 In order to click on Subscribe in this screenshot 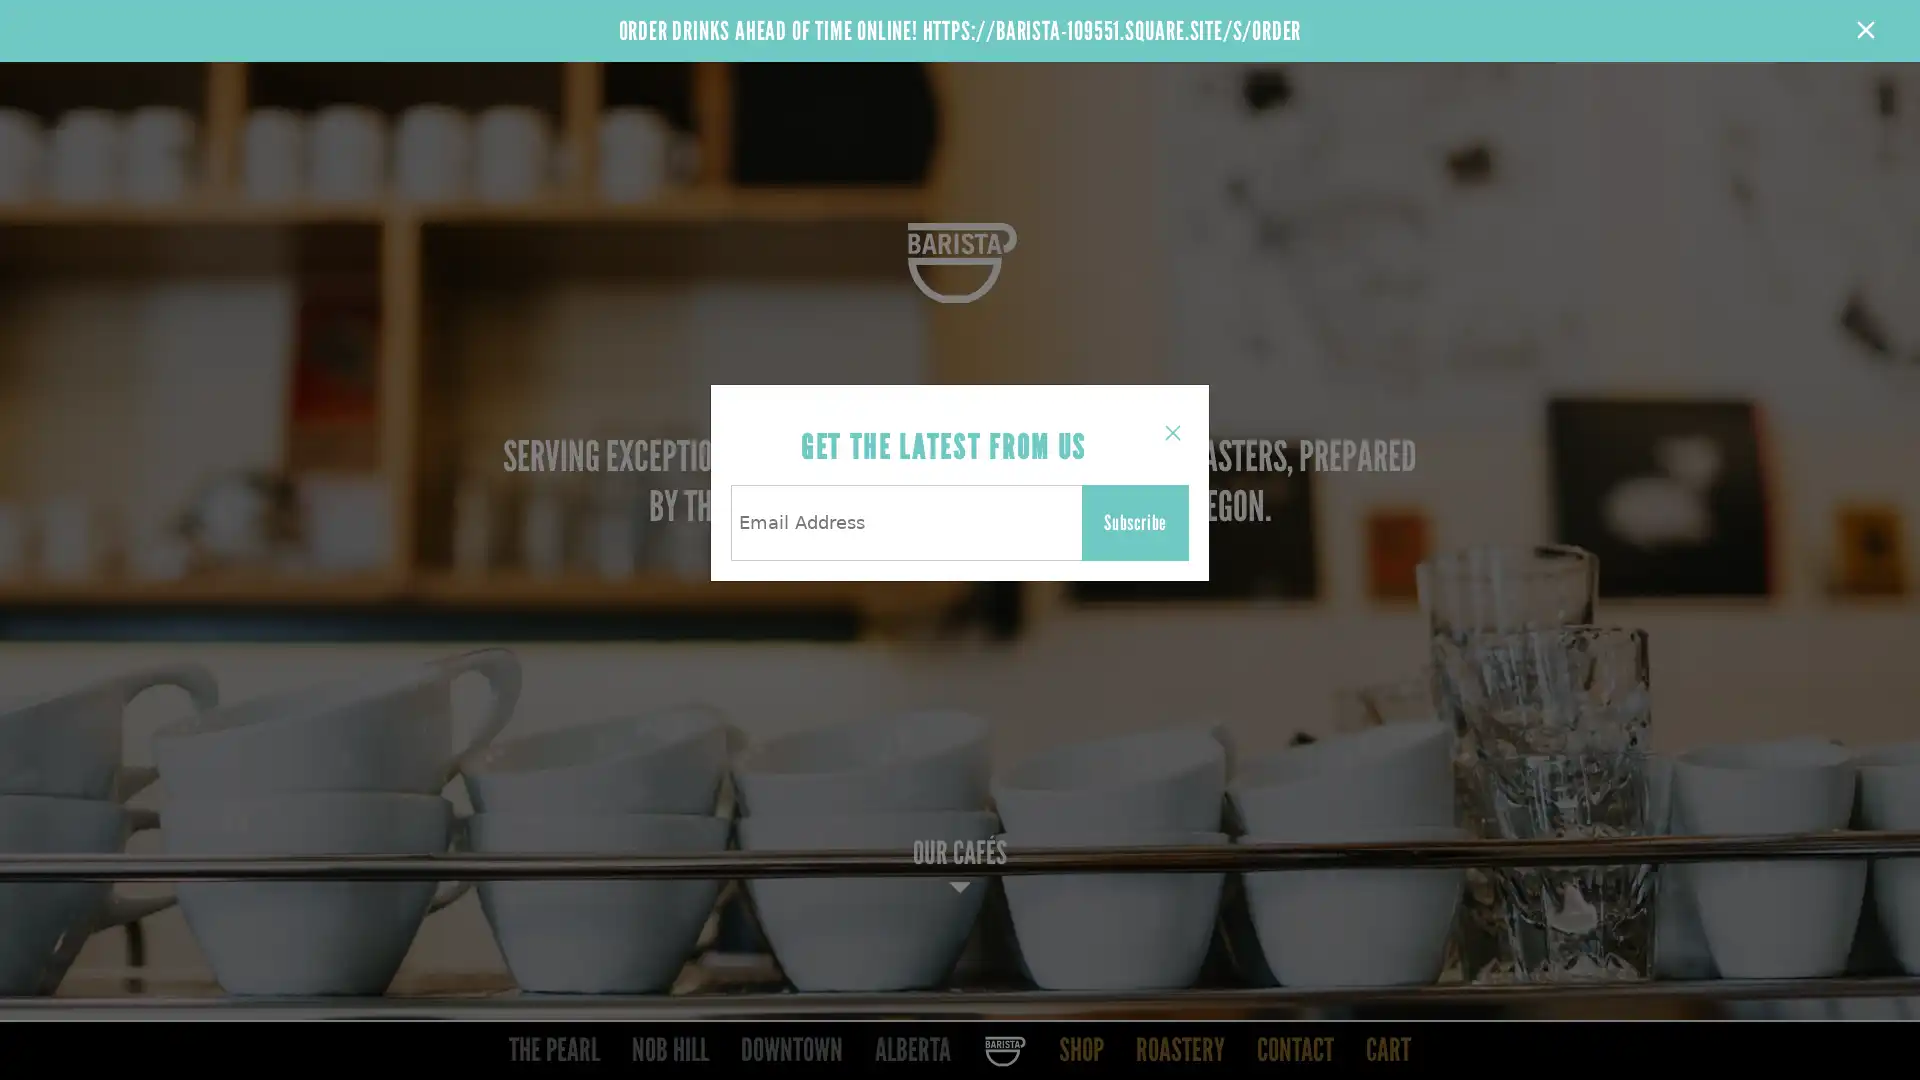, I will do `click(1135, 522)`.